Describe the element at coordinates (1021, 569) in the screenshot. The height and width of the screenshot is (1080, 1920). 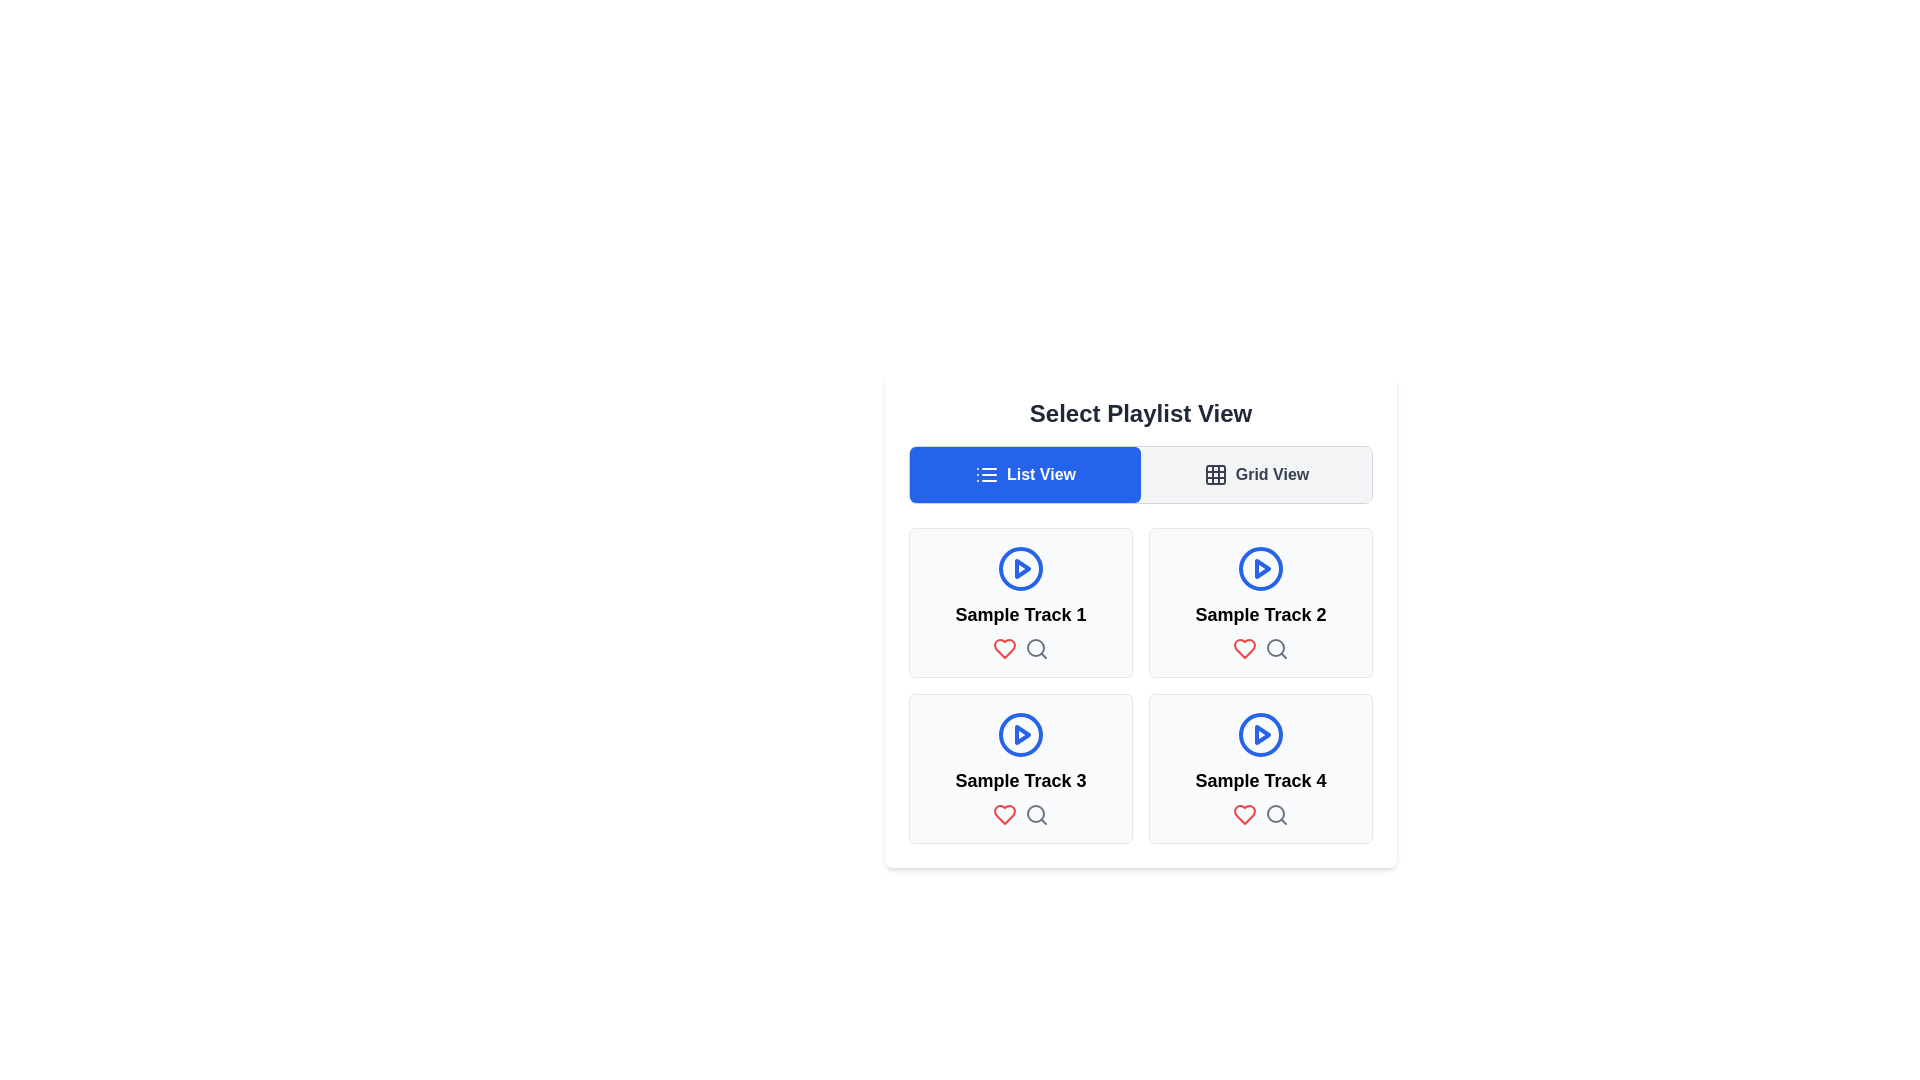
I see `the play button for 'Sample Track 1'` at that location.